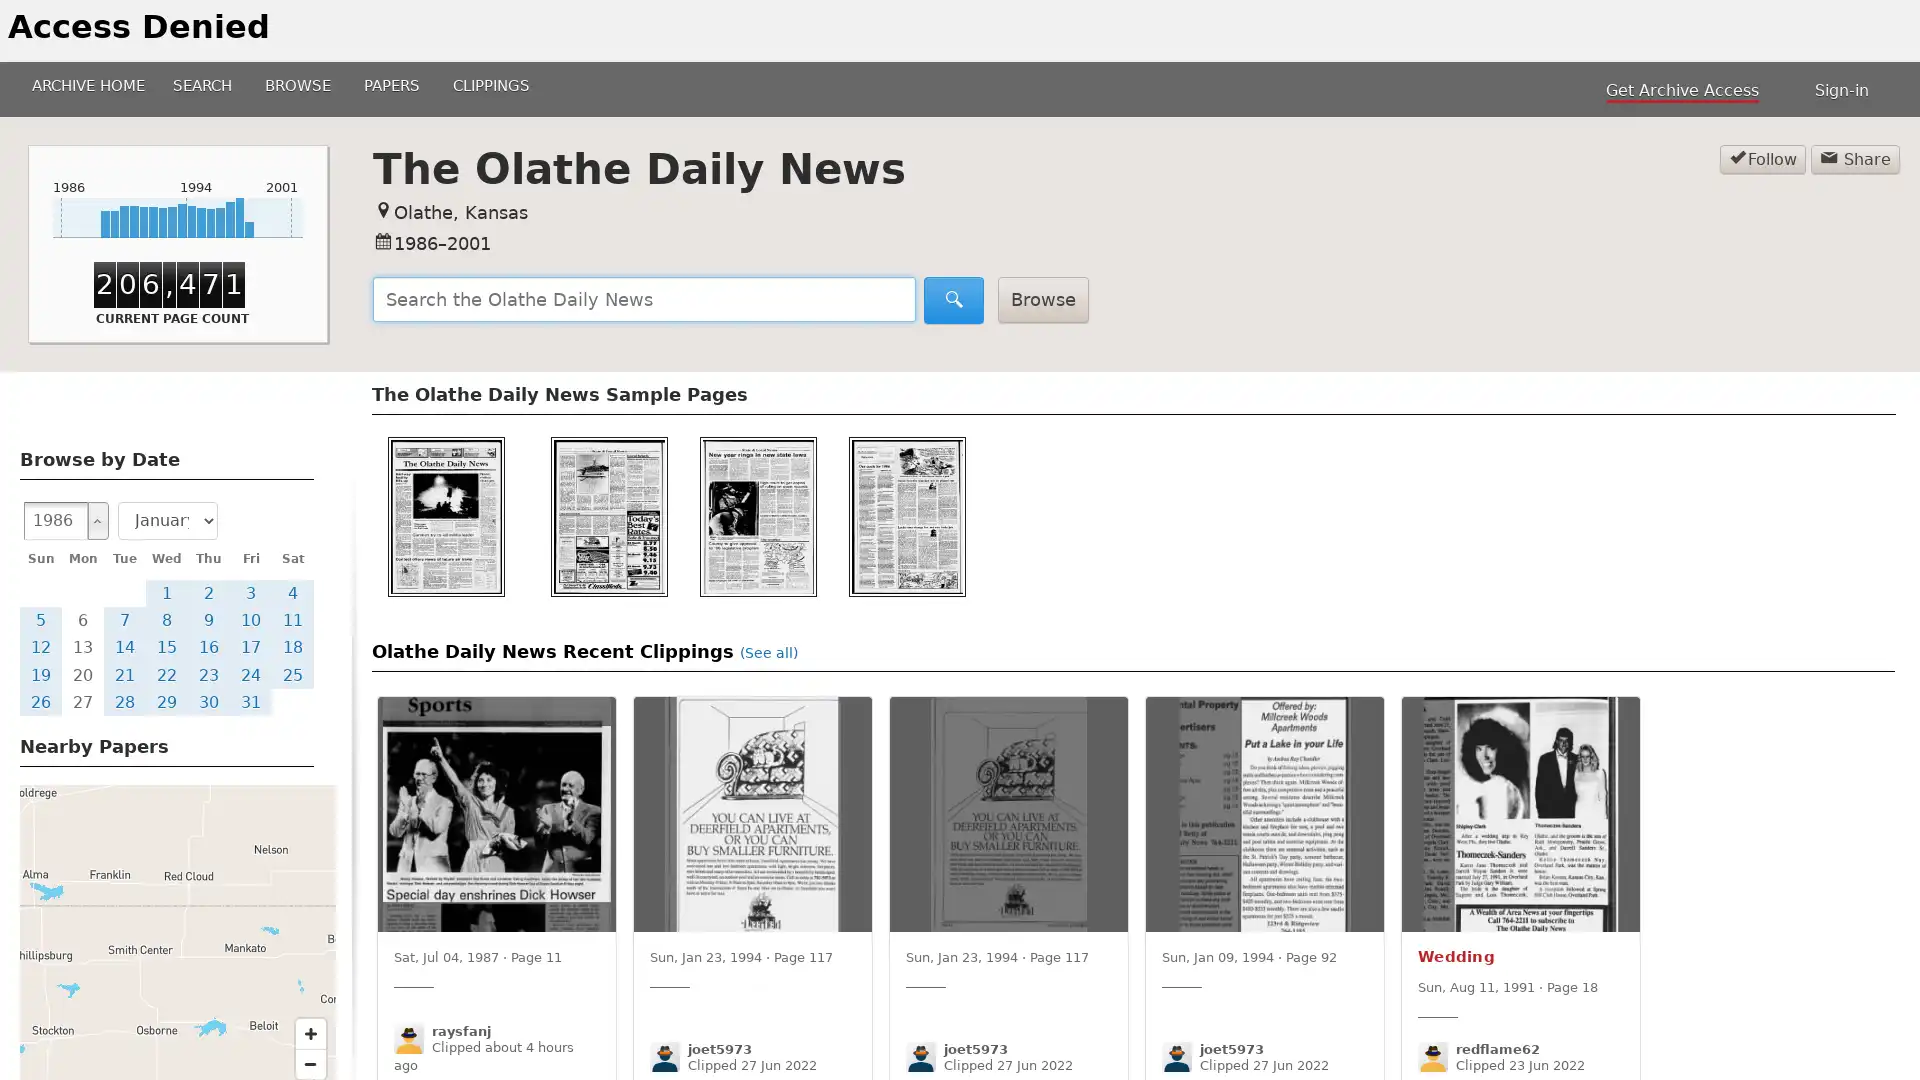 This screenshot has height=1080, width=1920. What do you see at coordinates (96, 519) in the screenshot?
I see `Show All Items` at bounding box center [96, 519].